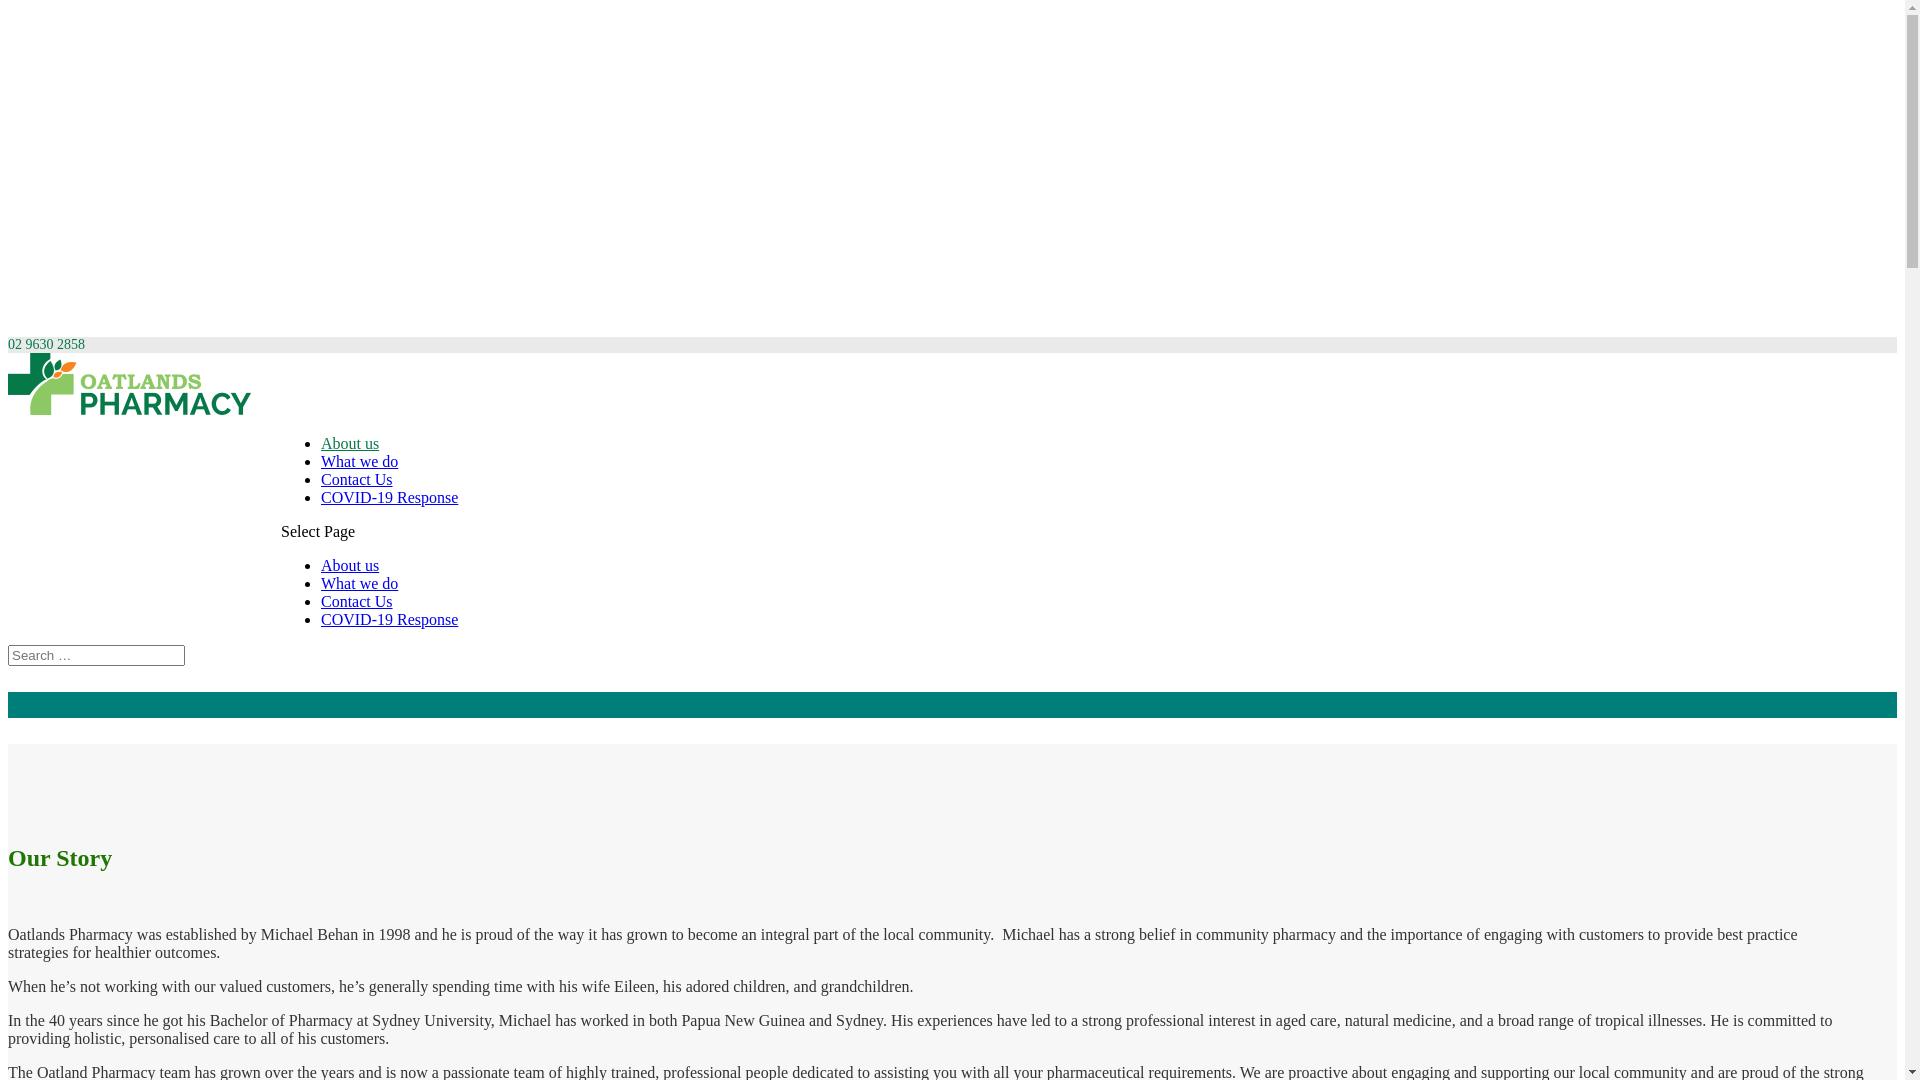 This screenshot has height=1080, width=1920. What do you see at coordinates (95, 655) in the screenshot?
I see `'Search for:'` at bounding box center [95, 655].